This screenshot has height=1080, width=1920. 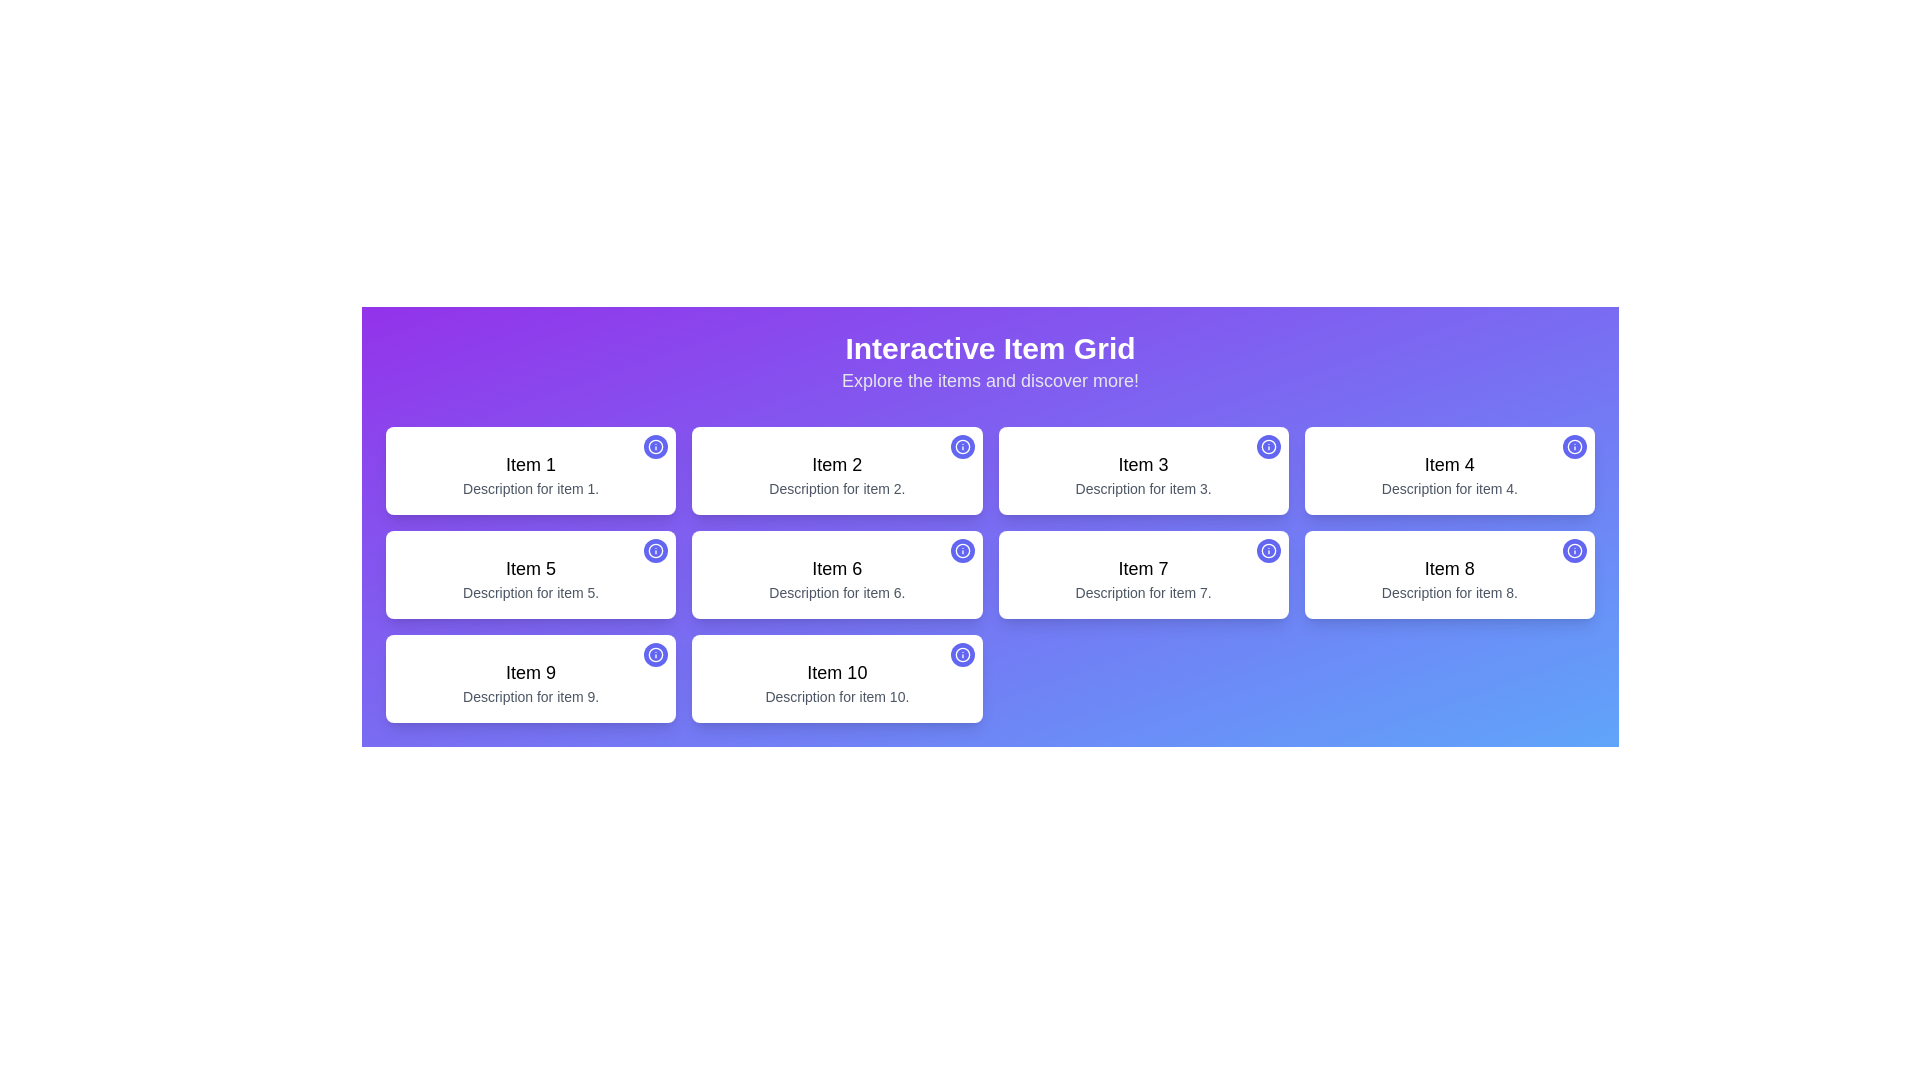 I want to click on the circular shape within the small icon located at the top-right corner of the card labeled 'Item 4', so click(x=1573, y=446).